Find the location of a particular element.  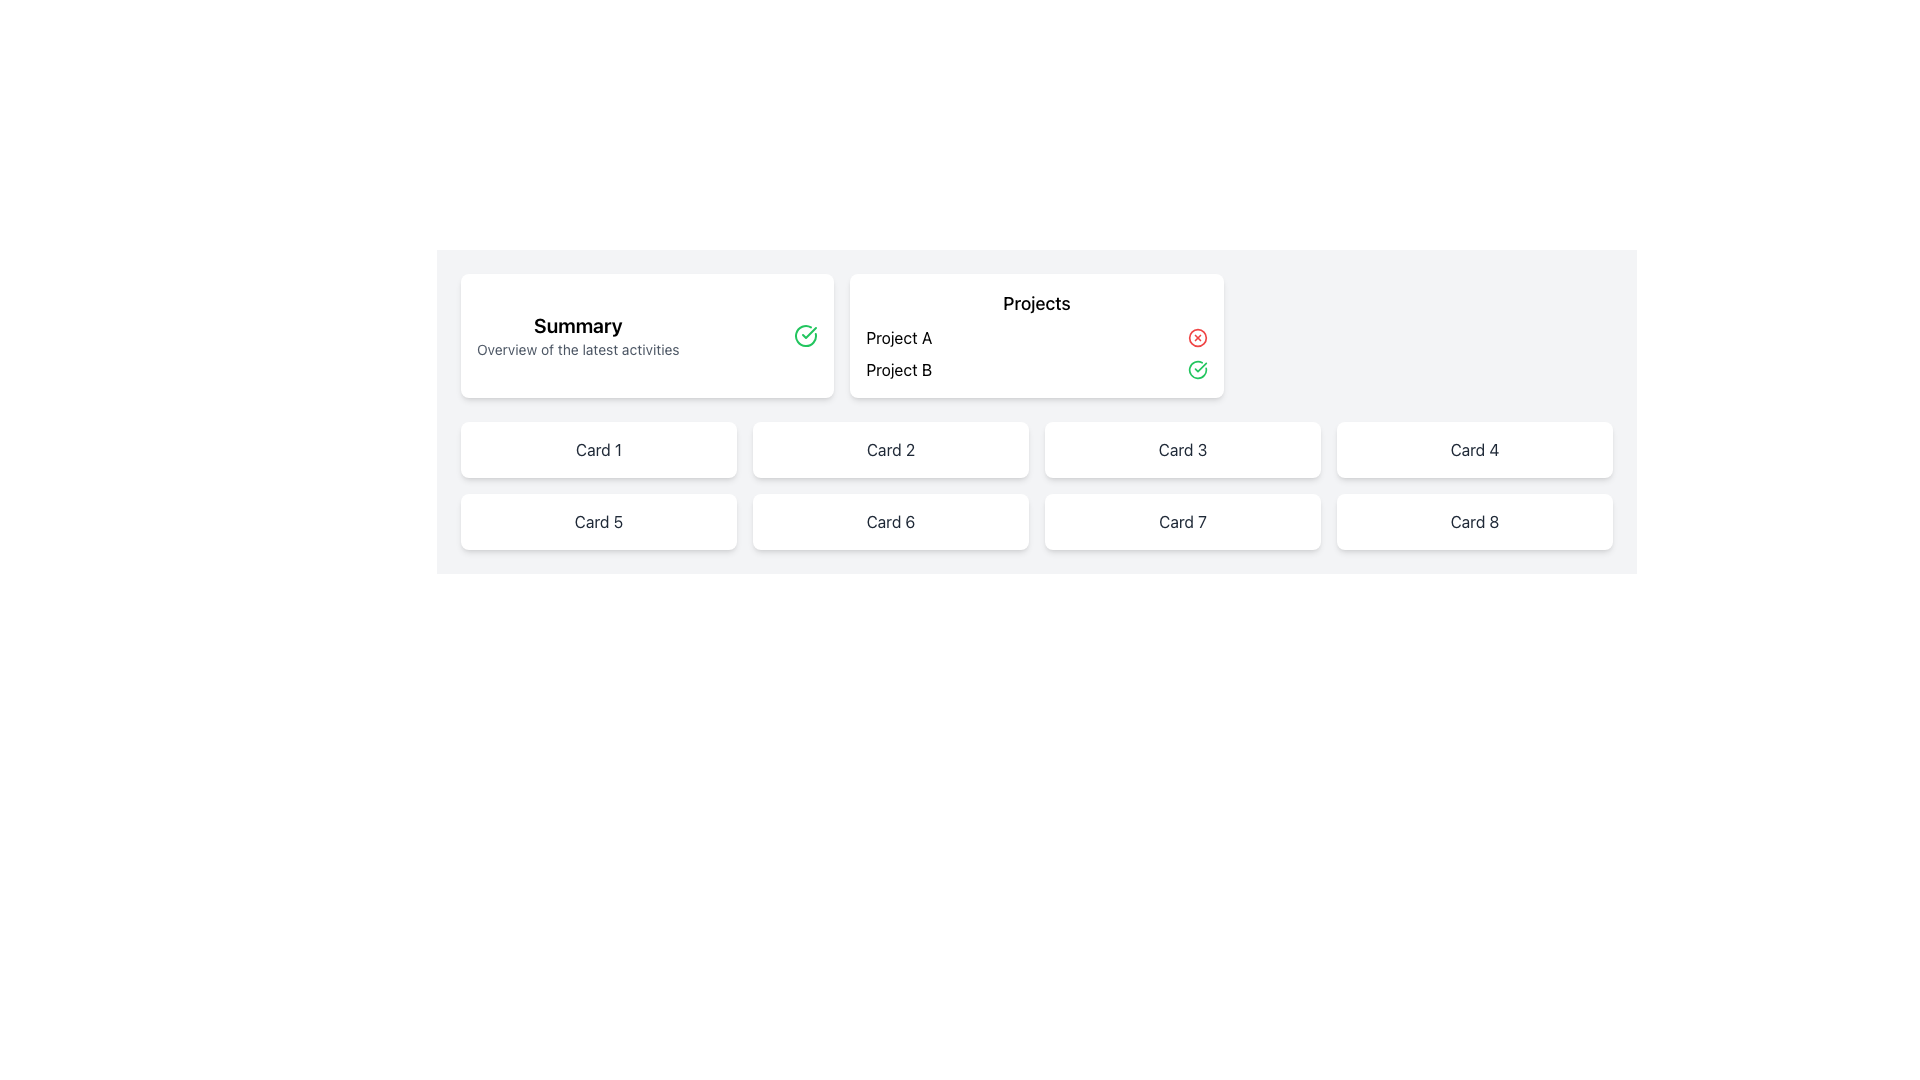

the static text label located within the 'Summary' card, positioned directly below the 'Summary' title is located at coordinates (577, 349).